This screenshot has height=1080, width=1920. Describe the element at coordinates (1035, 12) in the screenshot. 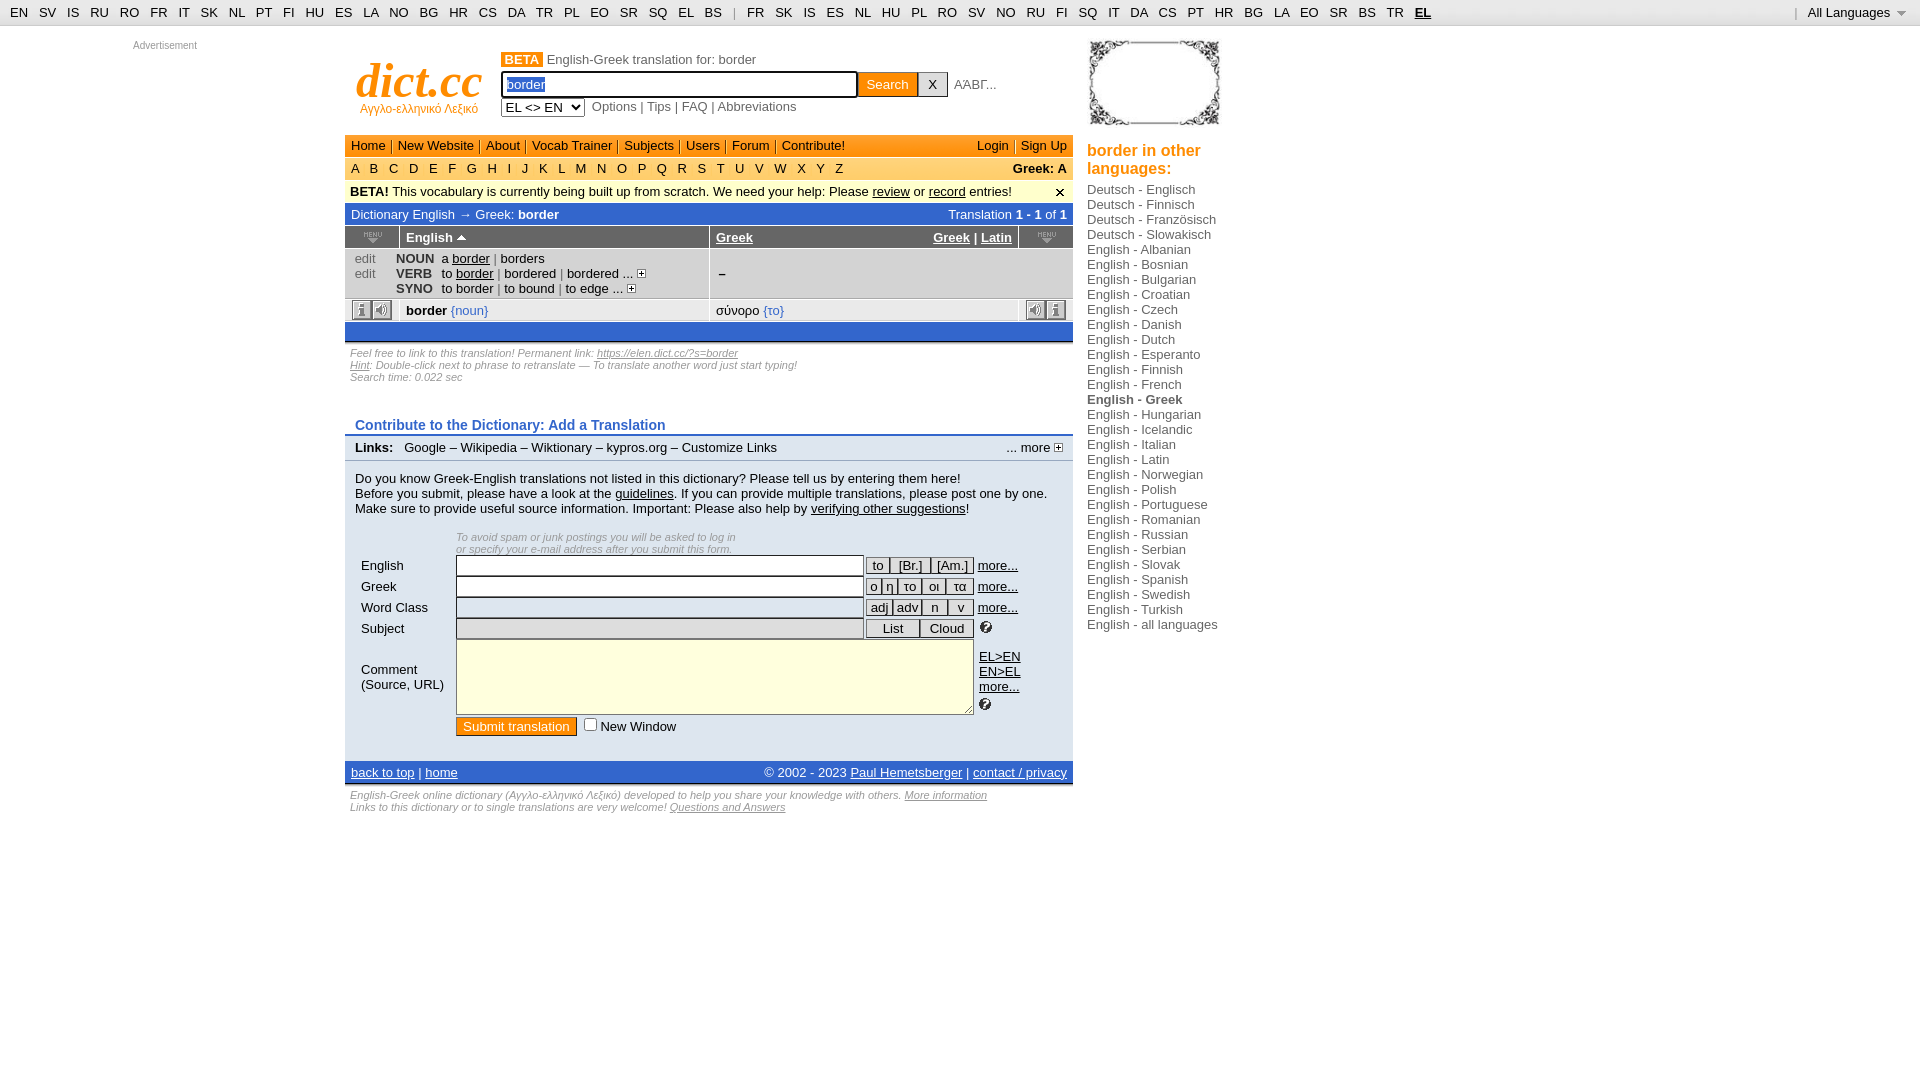

I see `'RU'` at that location.